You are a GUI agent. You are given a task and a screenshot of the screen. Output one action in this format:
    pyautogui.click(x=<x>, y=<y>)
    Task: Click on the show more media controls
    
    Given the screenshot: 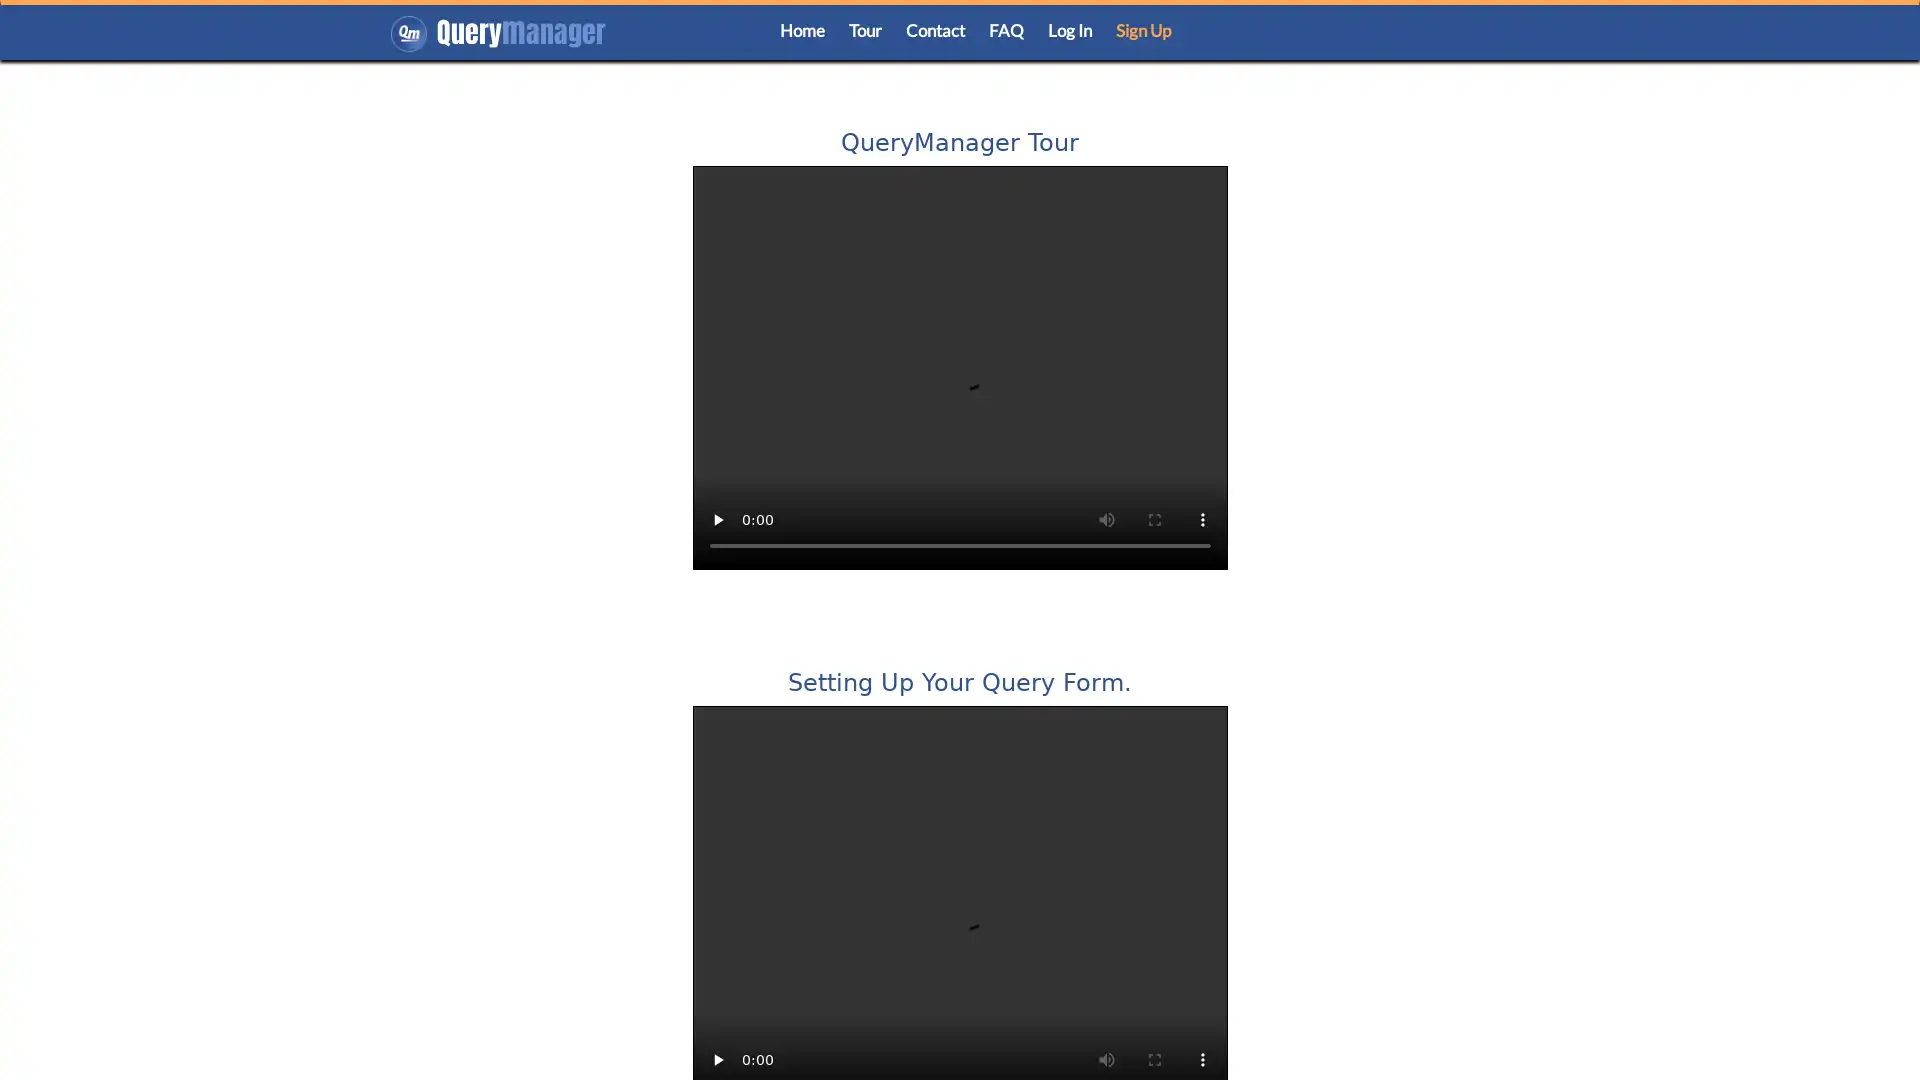 What is the action you would take?
    pyautogui.click(x=1200, y=519)
    